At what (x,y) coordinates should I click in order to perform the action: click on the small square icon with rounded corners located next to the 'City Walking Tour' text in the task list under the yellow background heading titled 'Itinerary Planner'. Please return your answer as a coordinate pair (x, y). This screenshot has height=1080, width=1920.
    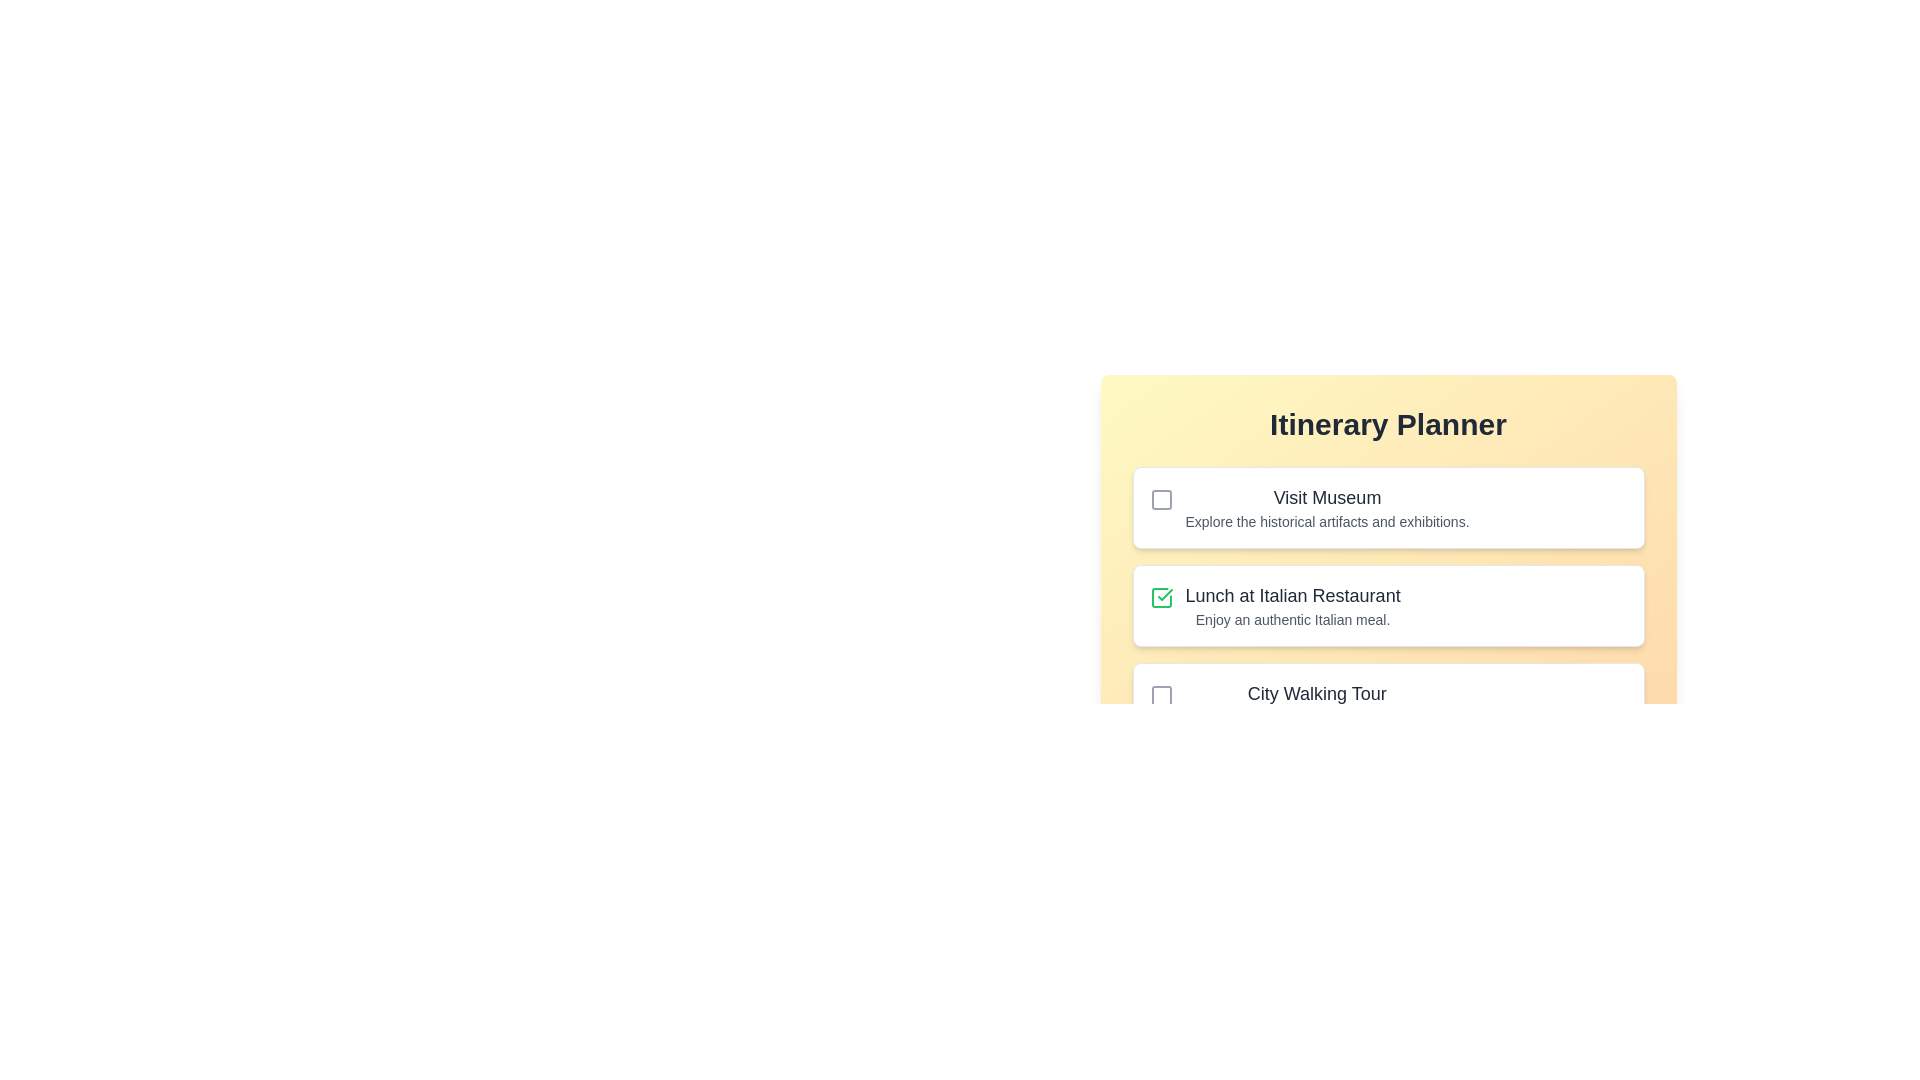
    Looking at the image, I should click on (1161, 694).